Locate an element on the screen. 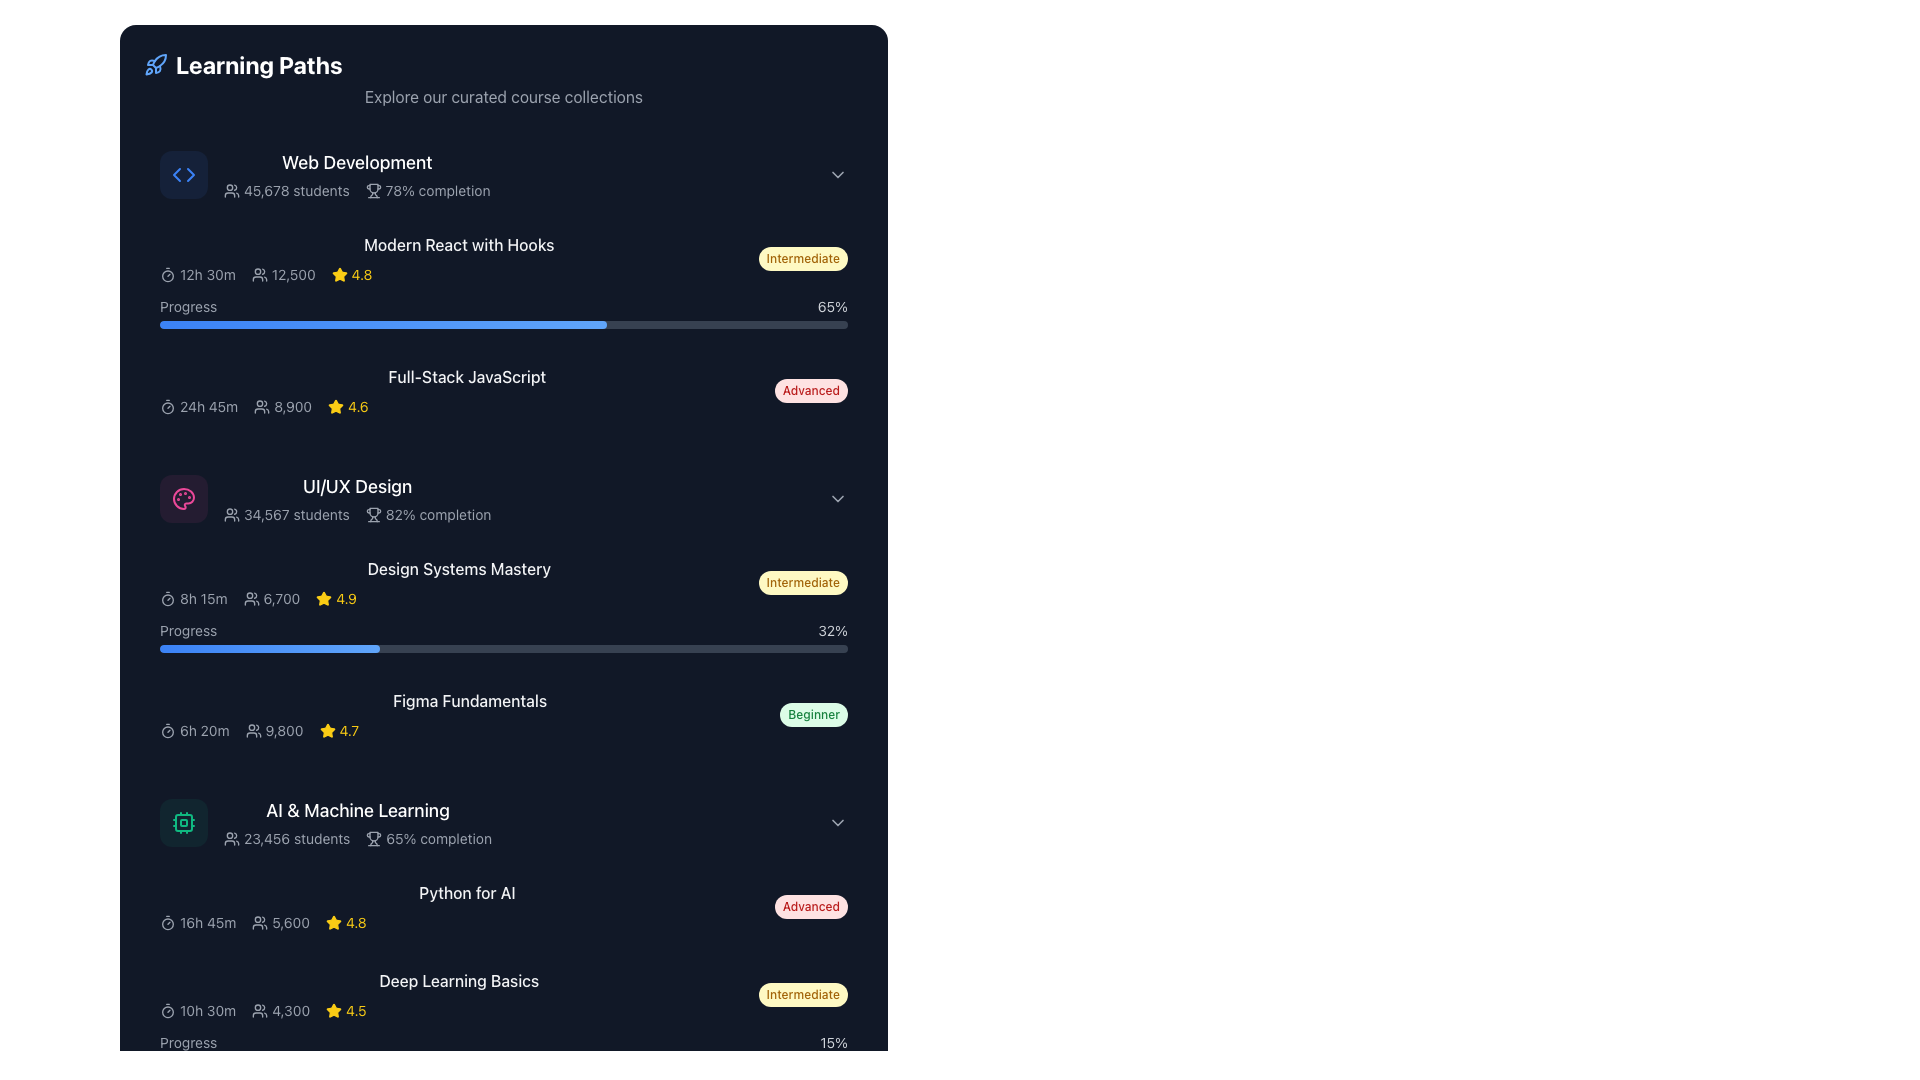 The height and width of the screenshot is (1080, 1920). the fourth star icon in the rating component, which is styled with a golden fill color and represents a star shape is located at coordinates (336, 405).